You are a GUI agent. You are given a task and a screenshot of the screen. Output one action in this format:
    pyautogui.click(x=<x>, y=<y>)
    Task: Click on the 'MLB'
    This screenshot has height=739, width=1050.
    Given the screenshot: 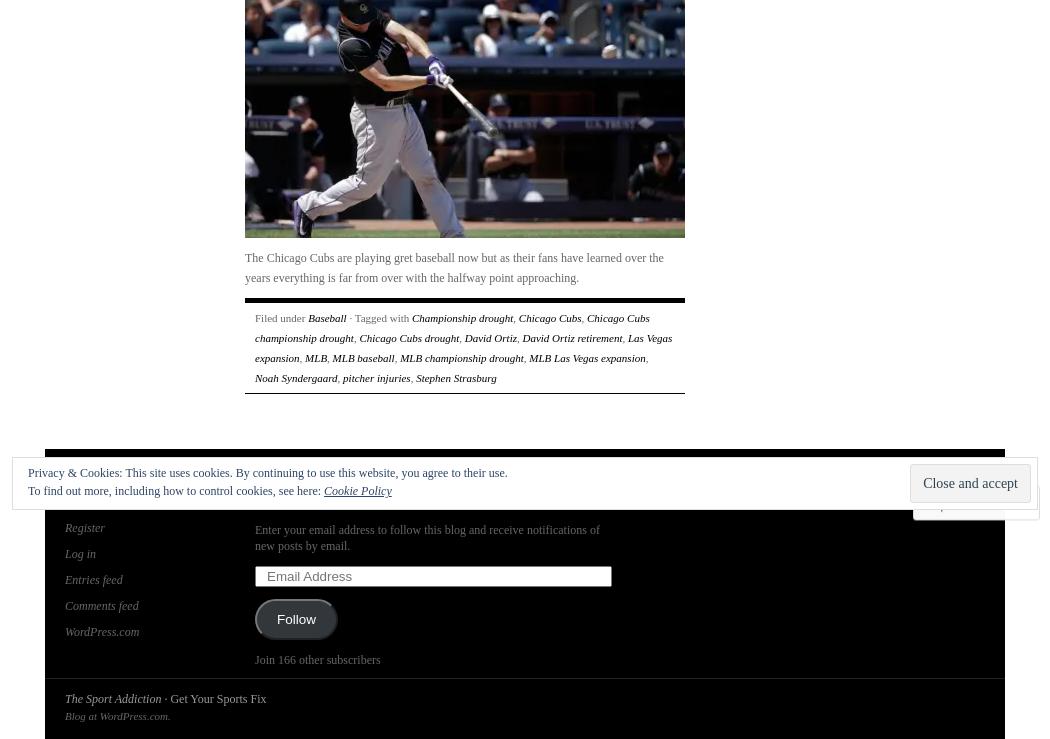 What is the action you would take?
    pyautogui.click(x=316, y=356)
    